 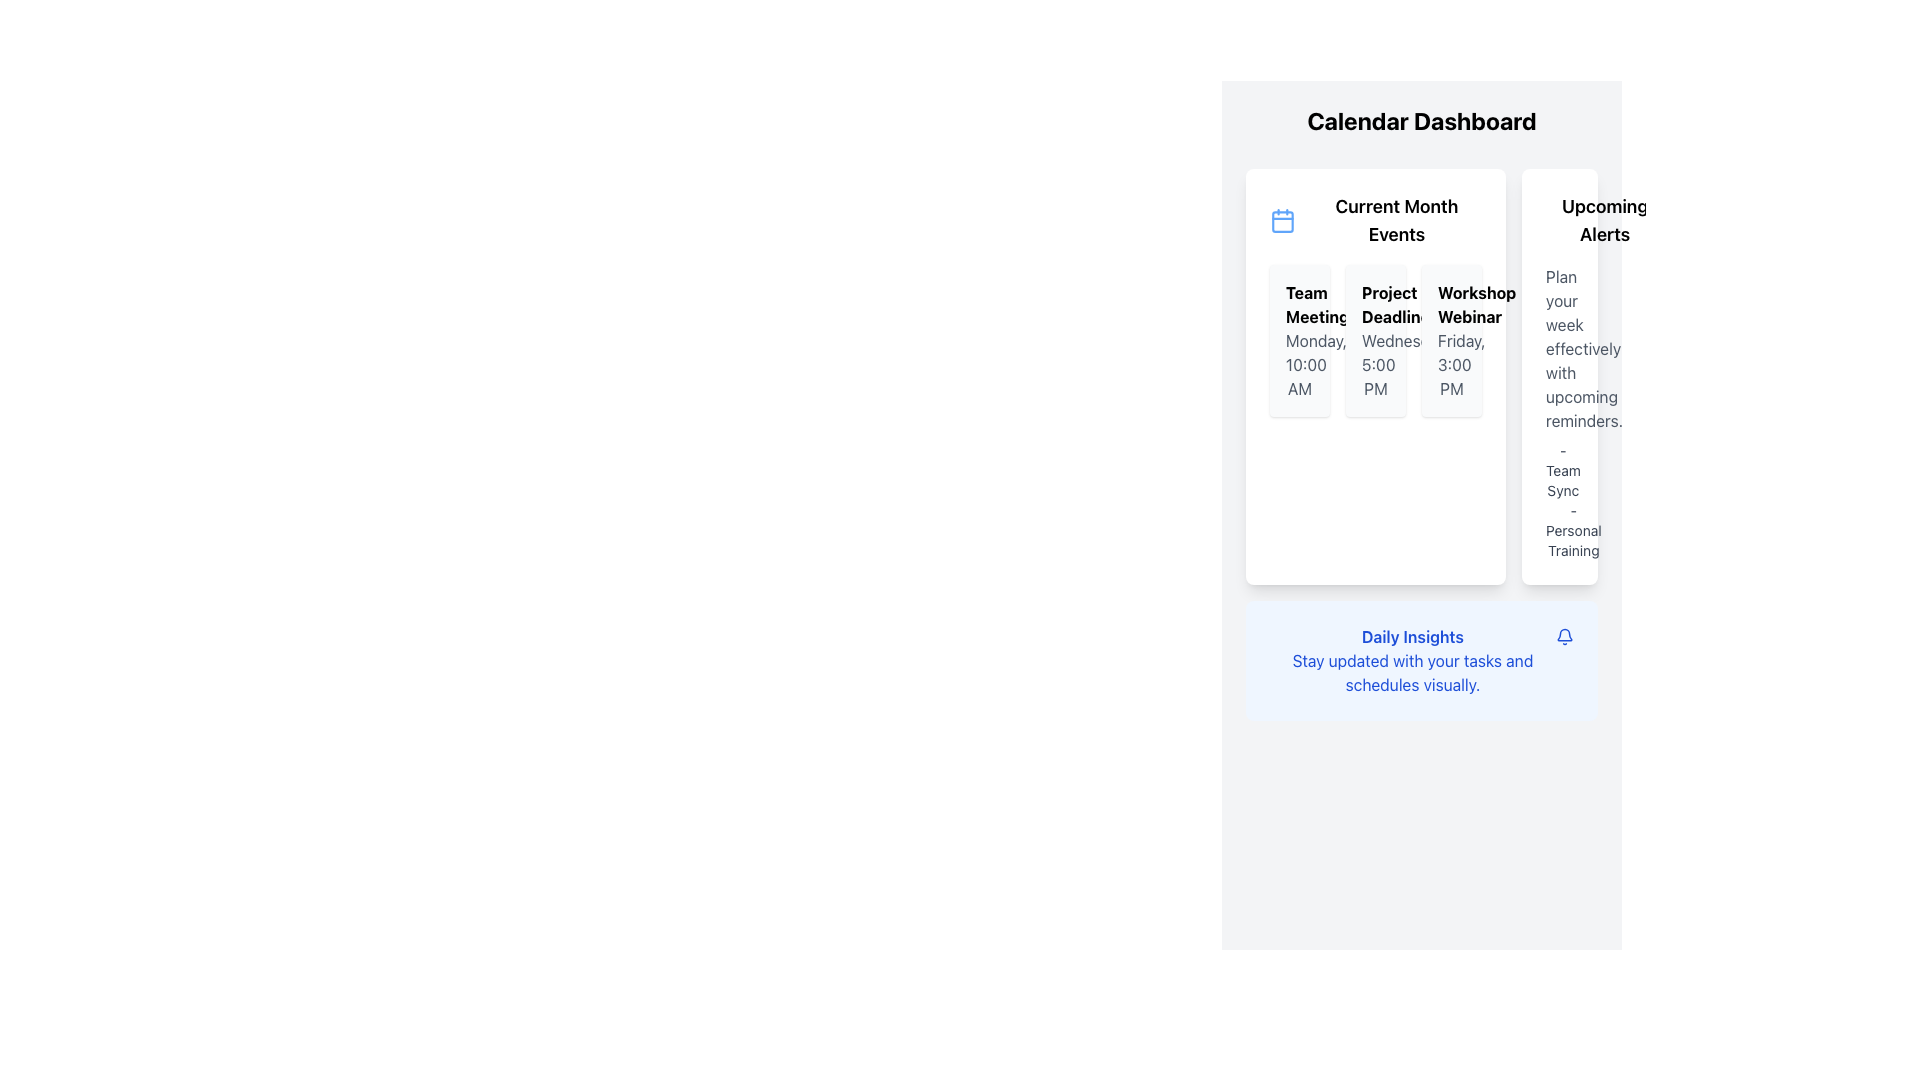 I want to click on the Text Label that informs the user of the specific time for the 'Team Meeting', so click(x=1300, y=365).